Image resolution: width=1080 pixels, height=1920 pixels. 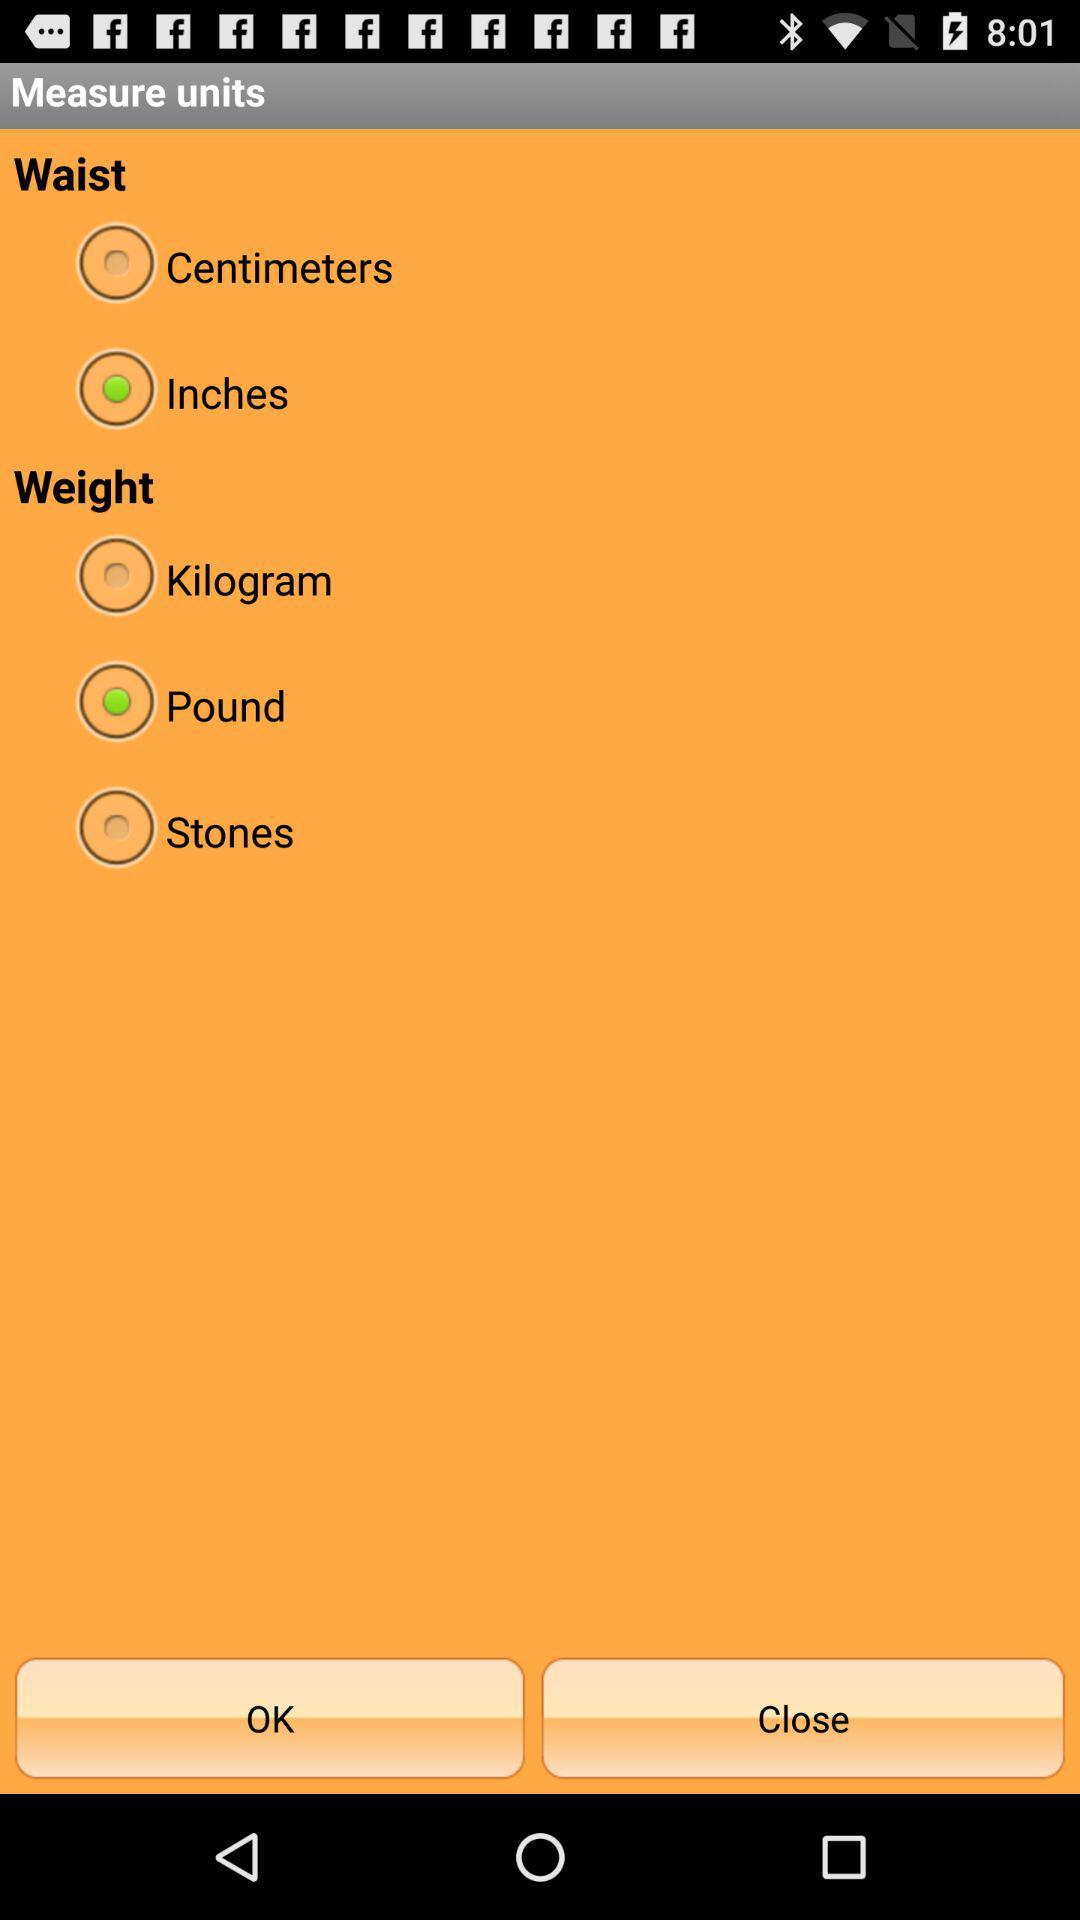 I want to click on the button above ok icon, so click(x=540, y=830).